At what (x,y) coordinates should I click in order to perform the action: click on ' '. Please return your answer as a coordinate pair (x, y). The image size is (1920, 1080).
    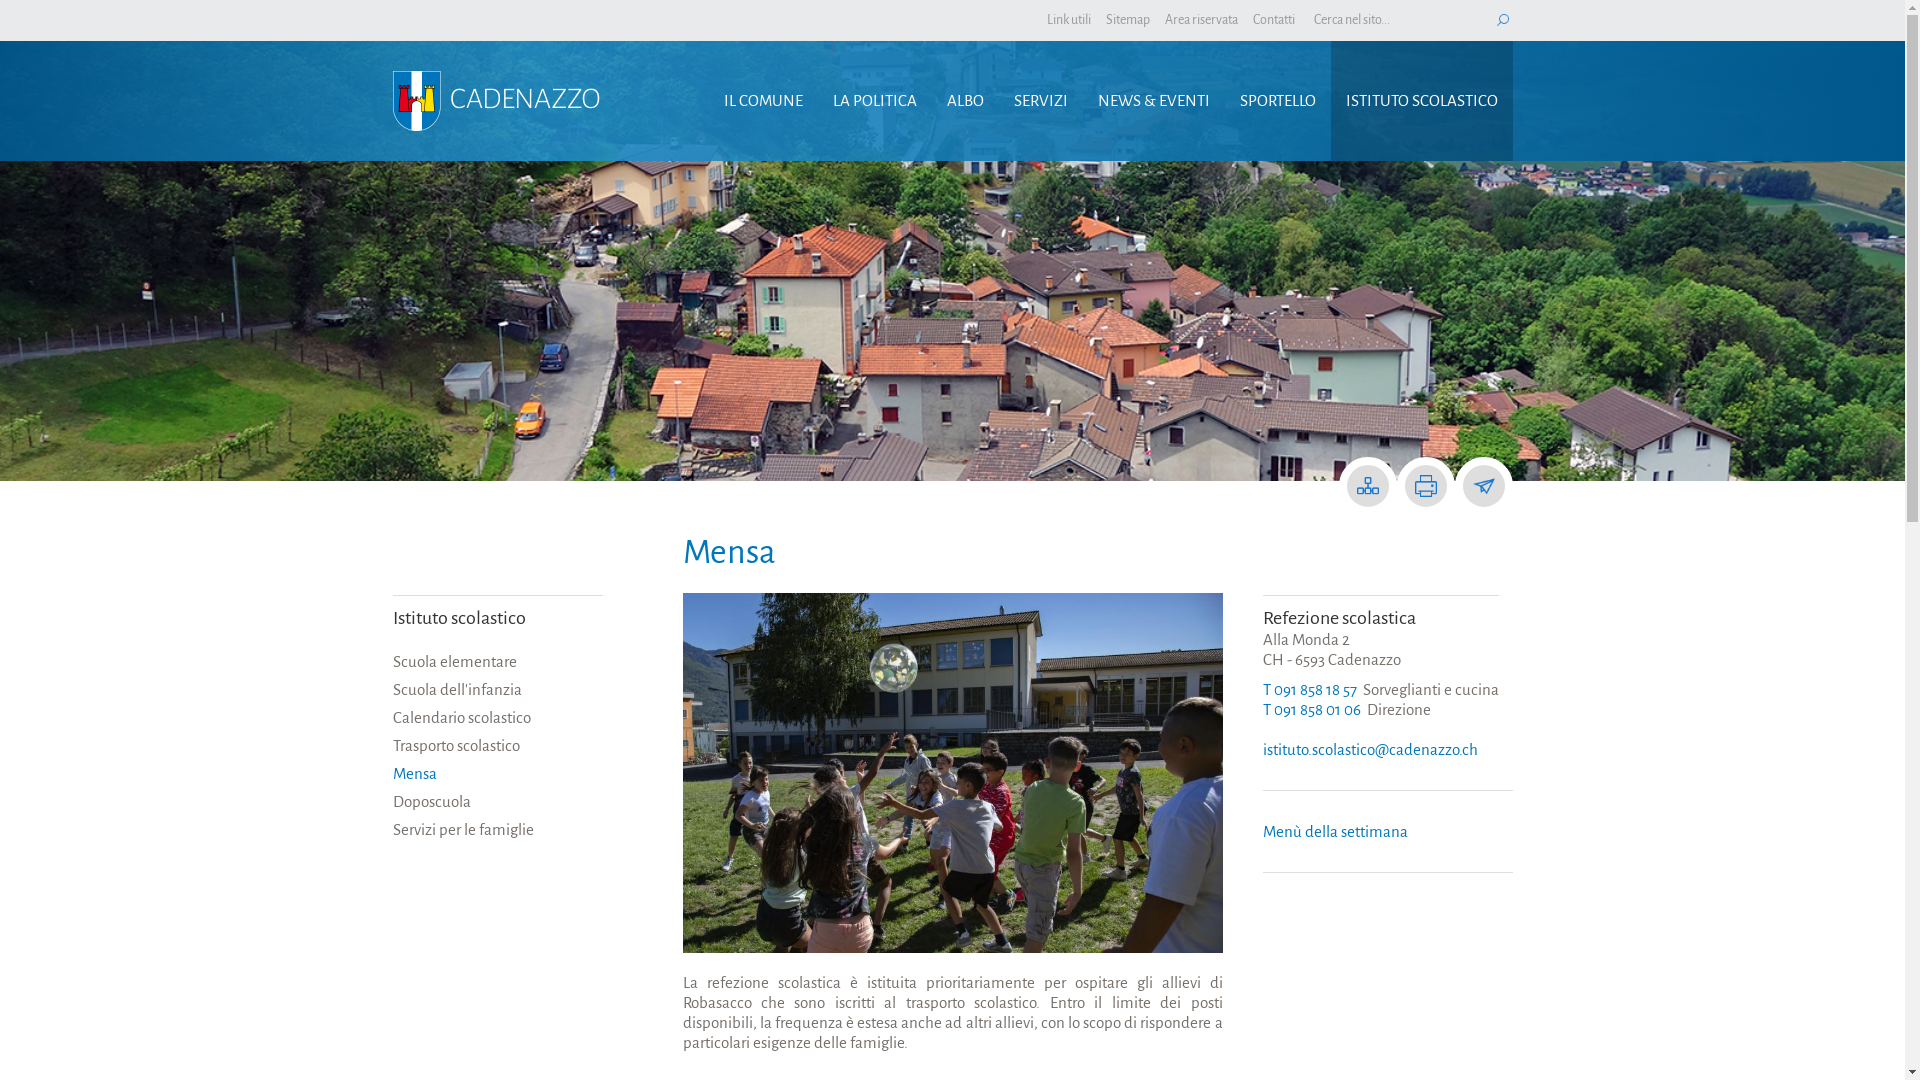
    Looking at the image, I should click on (1502, 19).